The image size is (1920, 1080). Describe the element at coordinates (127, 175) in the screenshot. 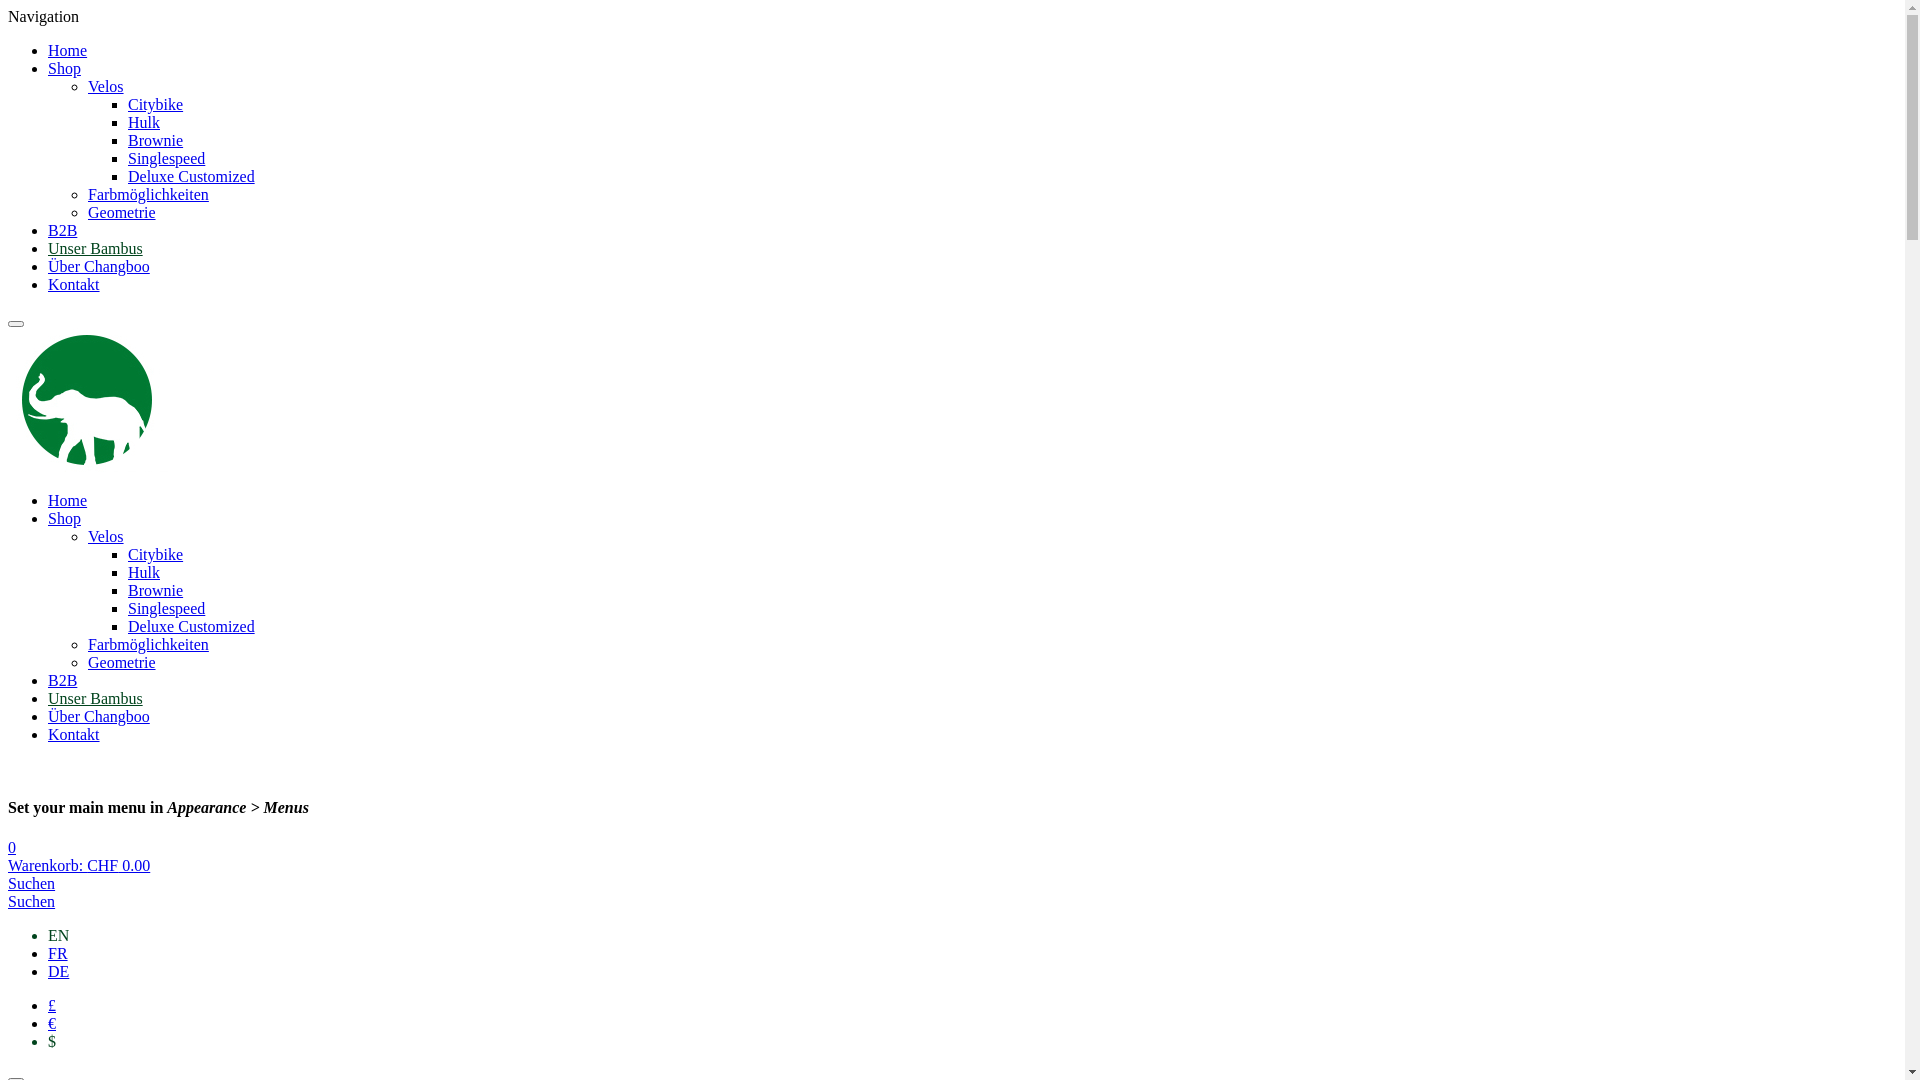

I see `'Deluxe Customized'` at that location.